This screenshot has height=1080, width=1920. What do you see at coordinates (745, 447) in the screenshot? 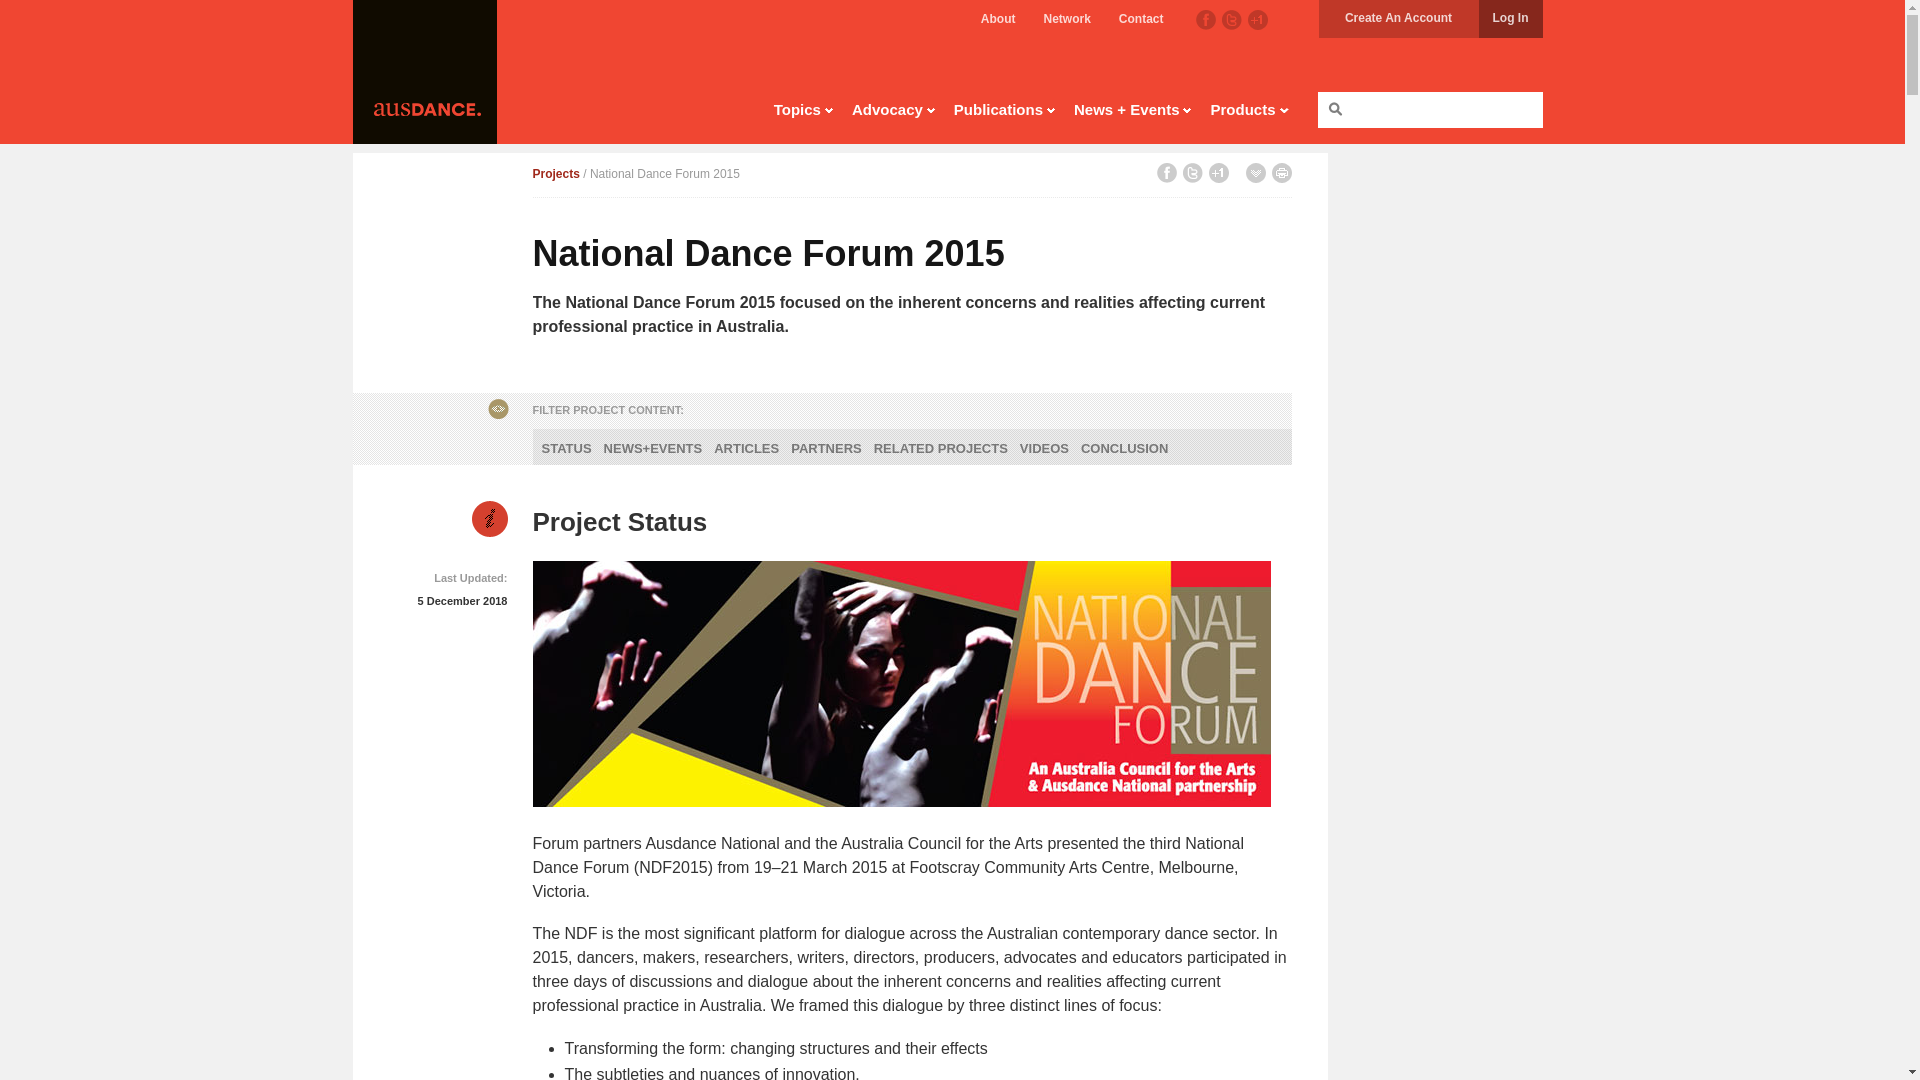
I see `'ARTICLES'` at bounding box center [745, 447].